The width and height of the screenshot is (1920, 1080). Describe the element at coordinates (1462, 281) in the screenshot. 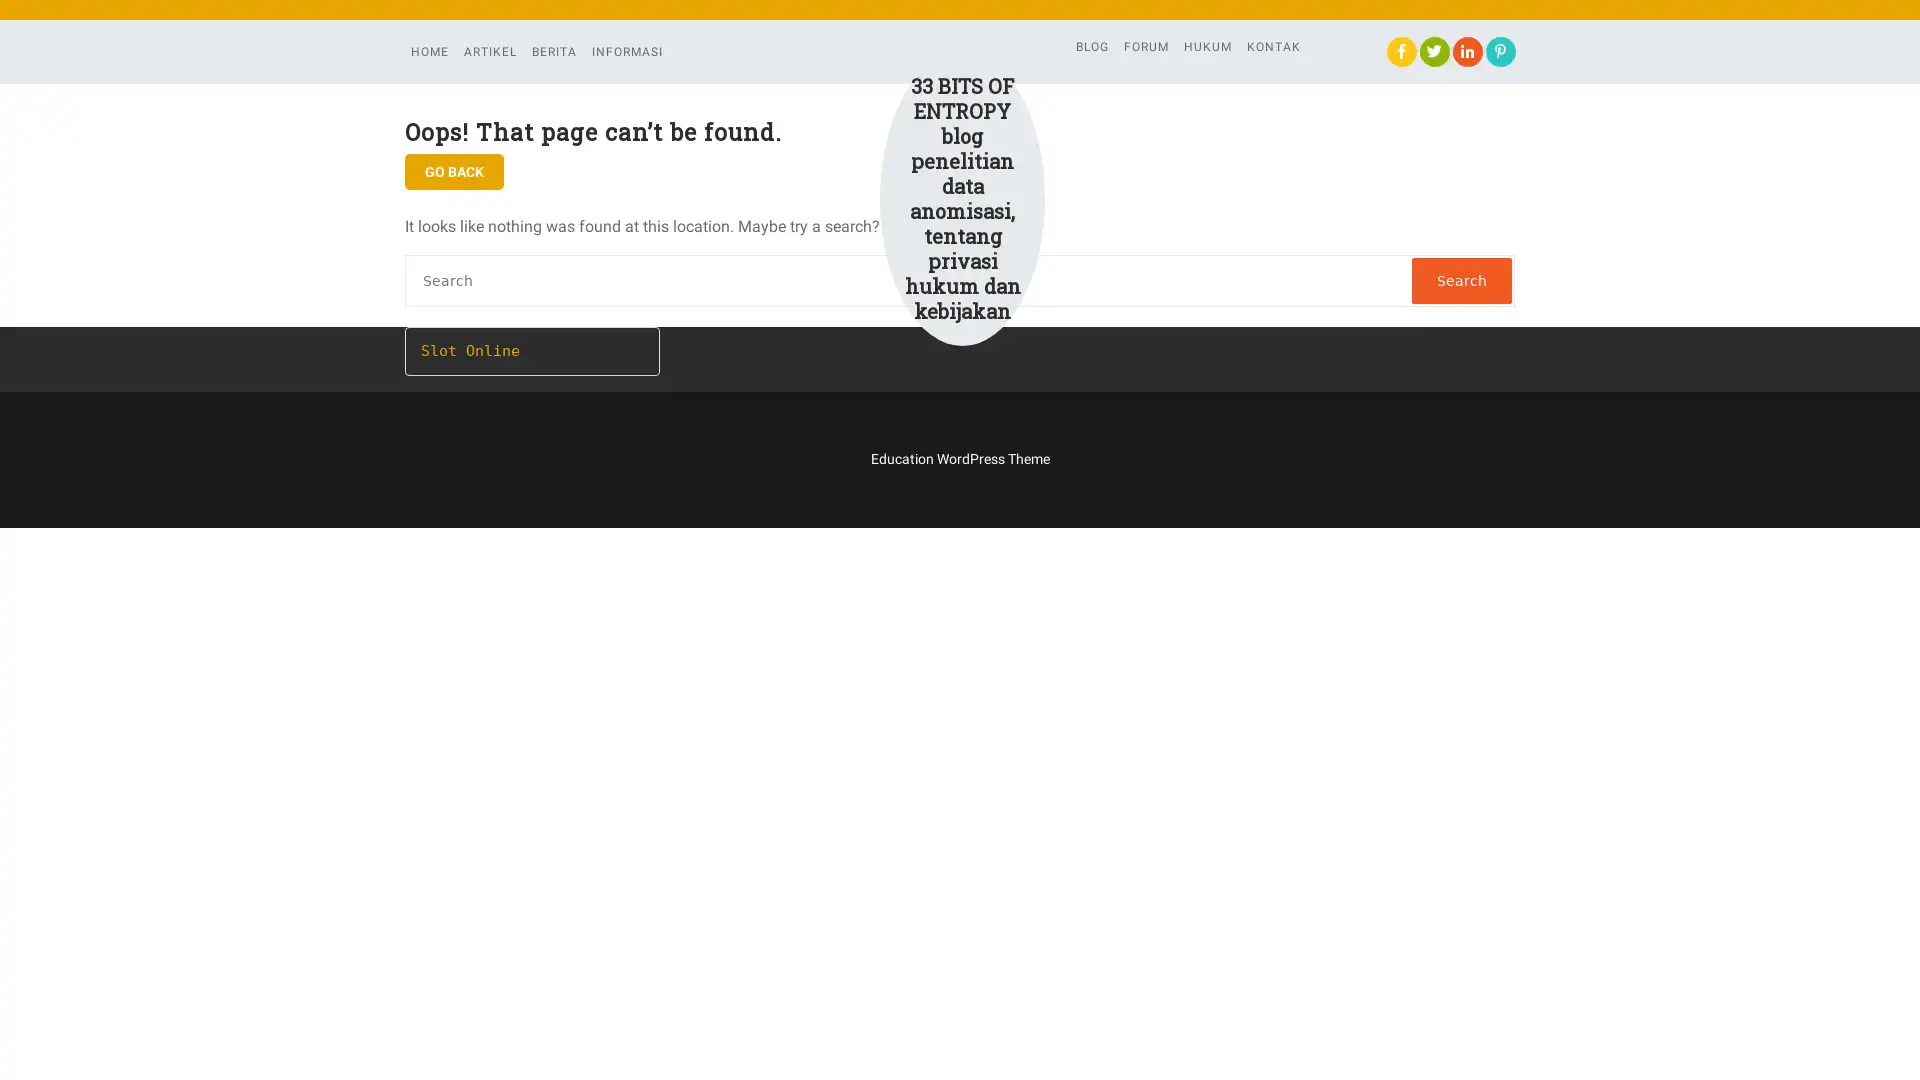

I see `Search` at that location.